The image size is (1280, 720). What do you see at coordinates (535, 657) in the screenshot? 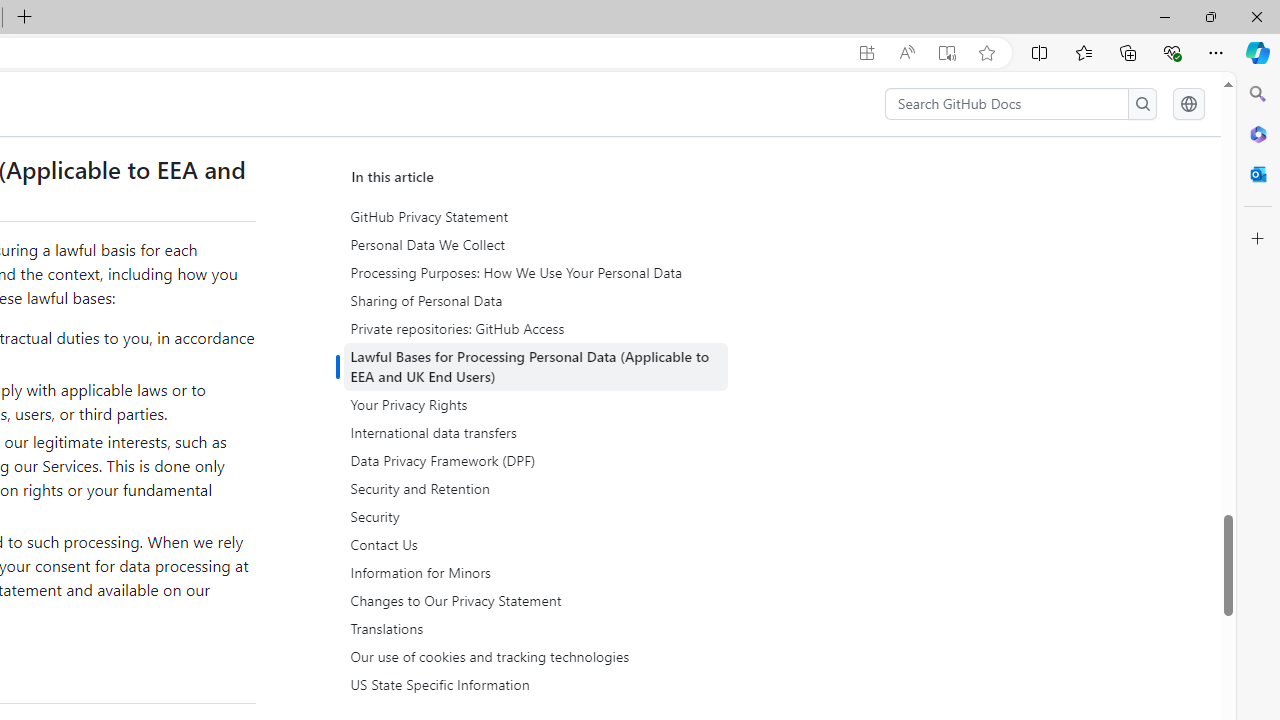
I see `'Our use of cookies and tracking technologies'` at bounding box center [535, 657].